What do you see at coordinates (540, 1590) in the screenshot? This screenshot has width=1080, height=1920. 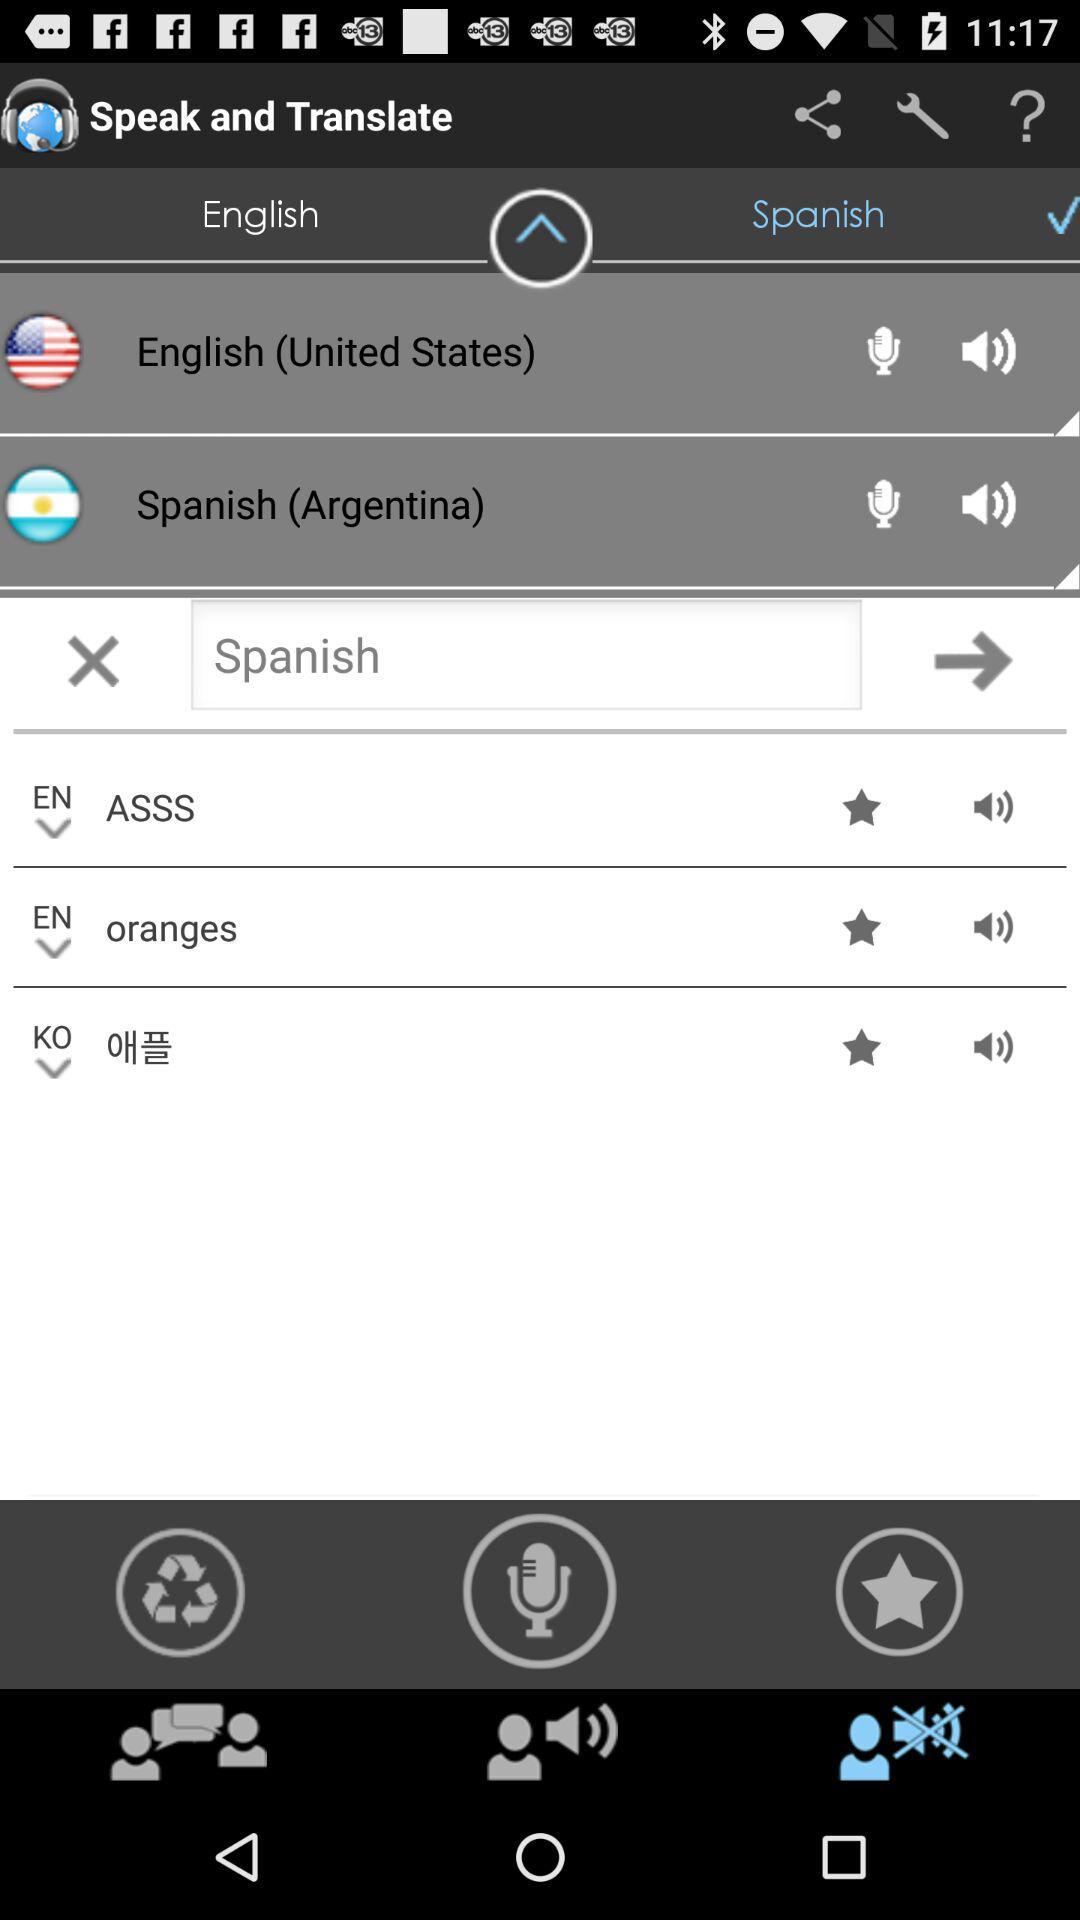 I see `speaker` at bounding box center [540, 1590].